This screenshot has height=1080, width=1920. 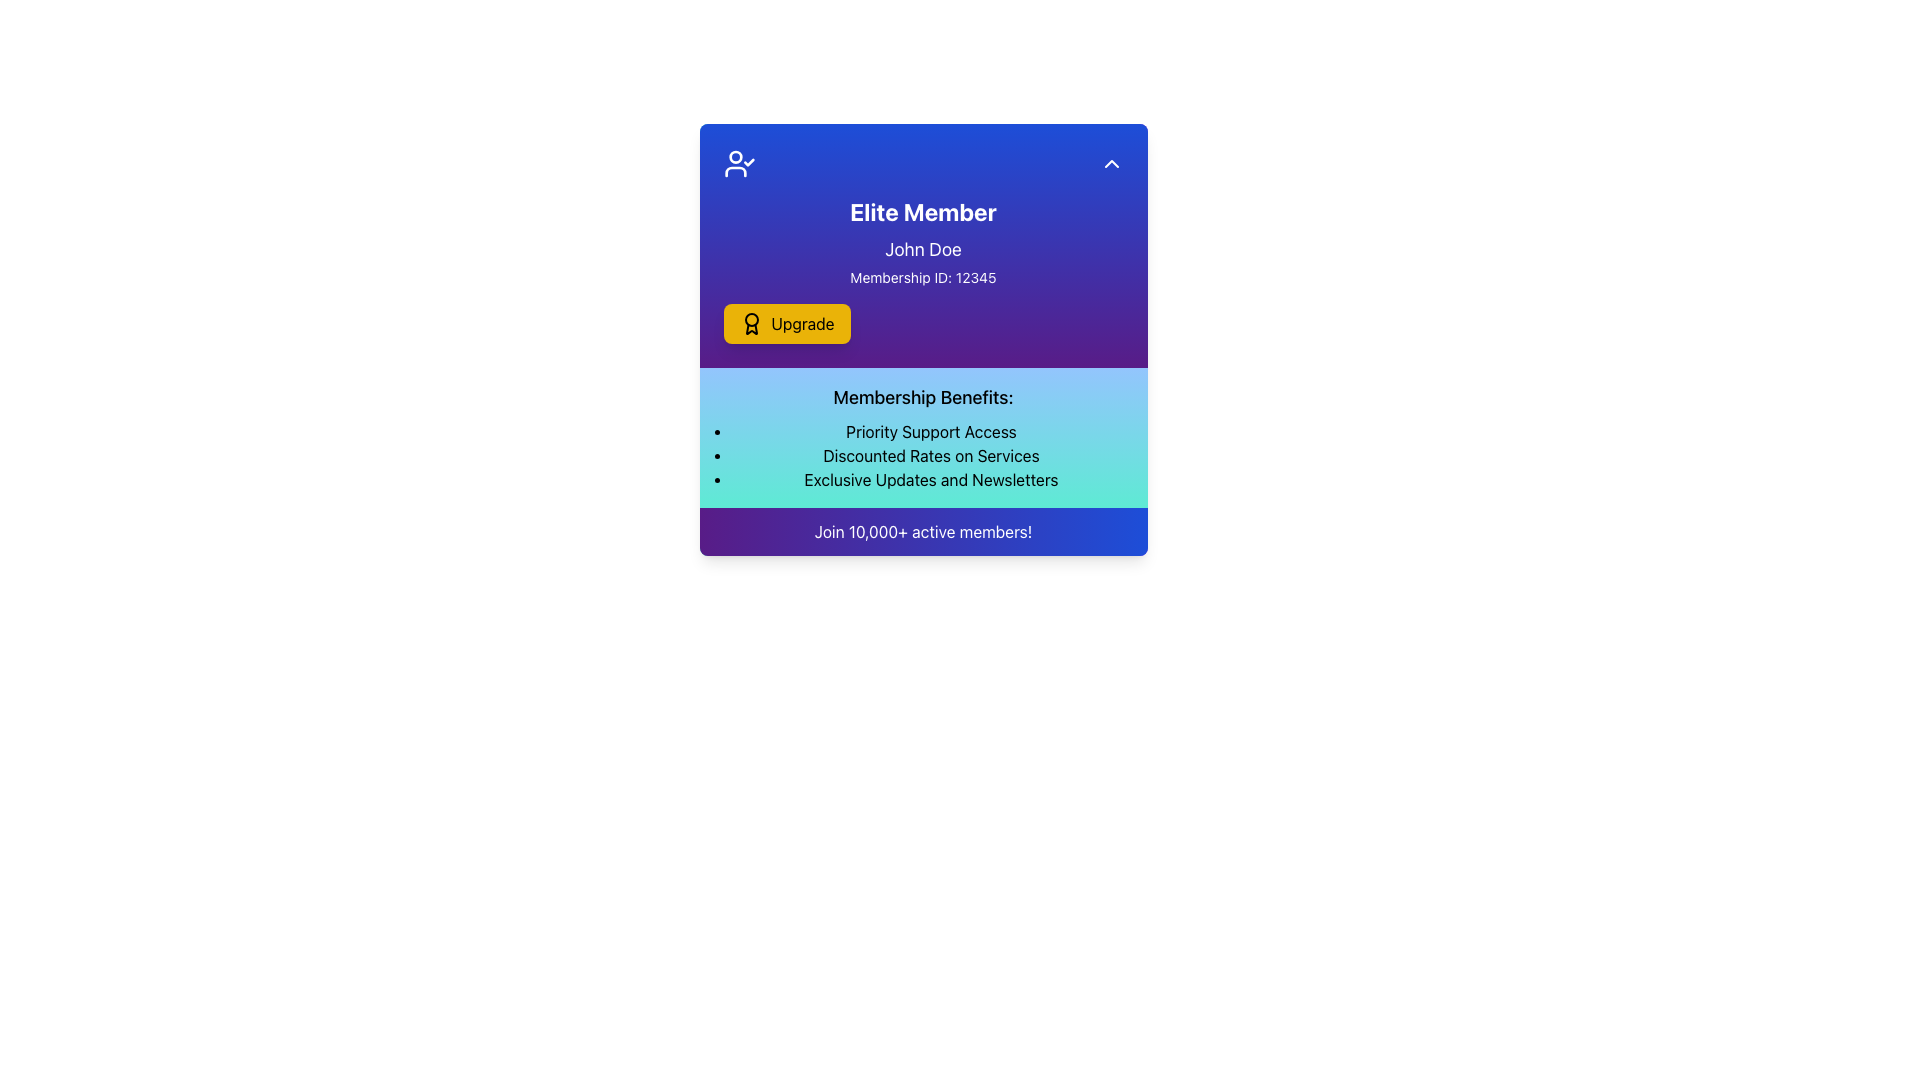 What do you see at coordinates (930, 455) in the screenshot?
I see `text from the text label displaying 'Discounted Rates on Services', which is the second item in a list of benefits on a membership card interface` at bounding box center [930, 455].